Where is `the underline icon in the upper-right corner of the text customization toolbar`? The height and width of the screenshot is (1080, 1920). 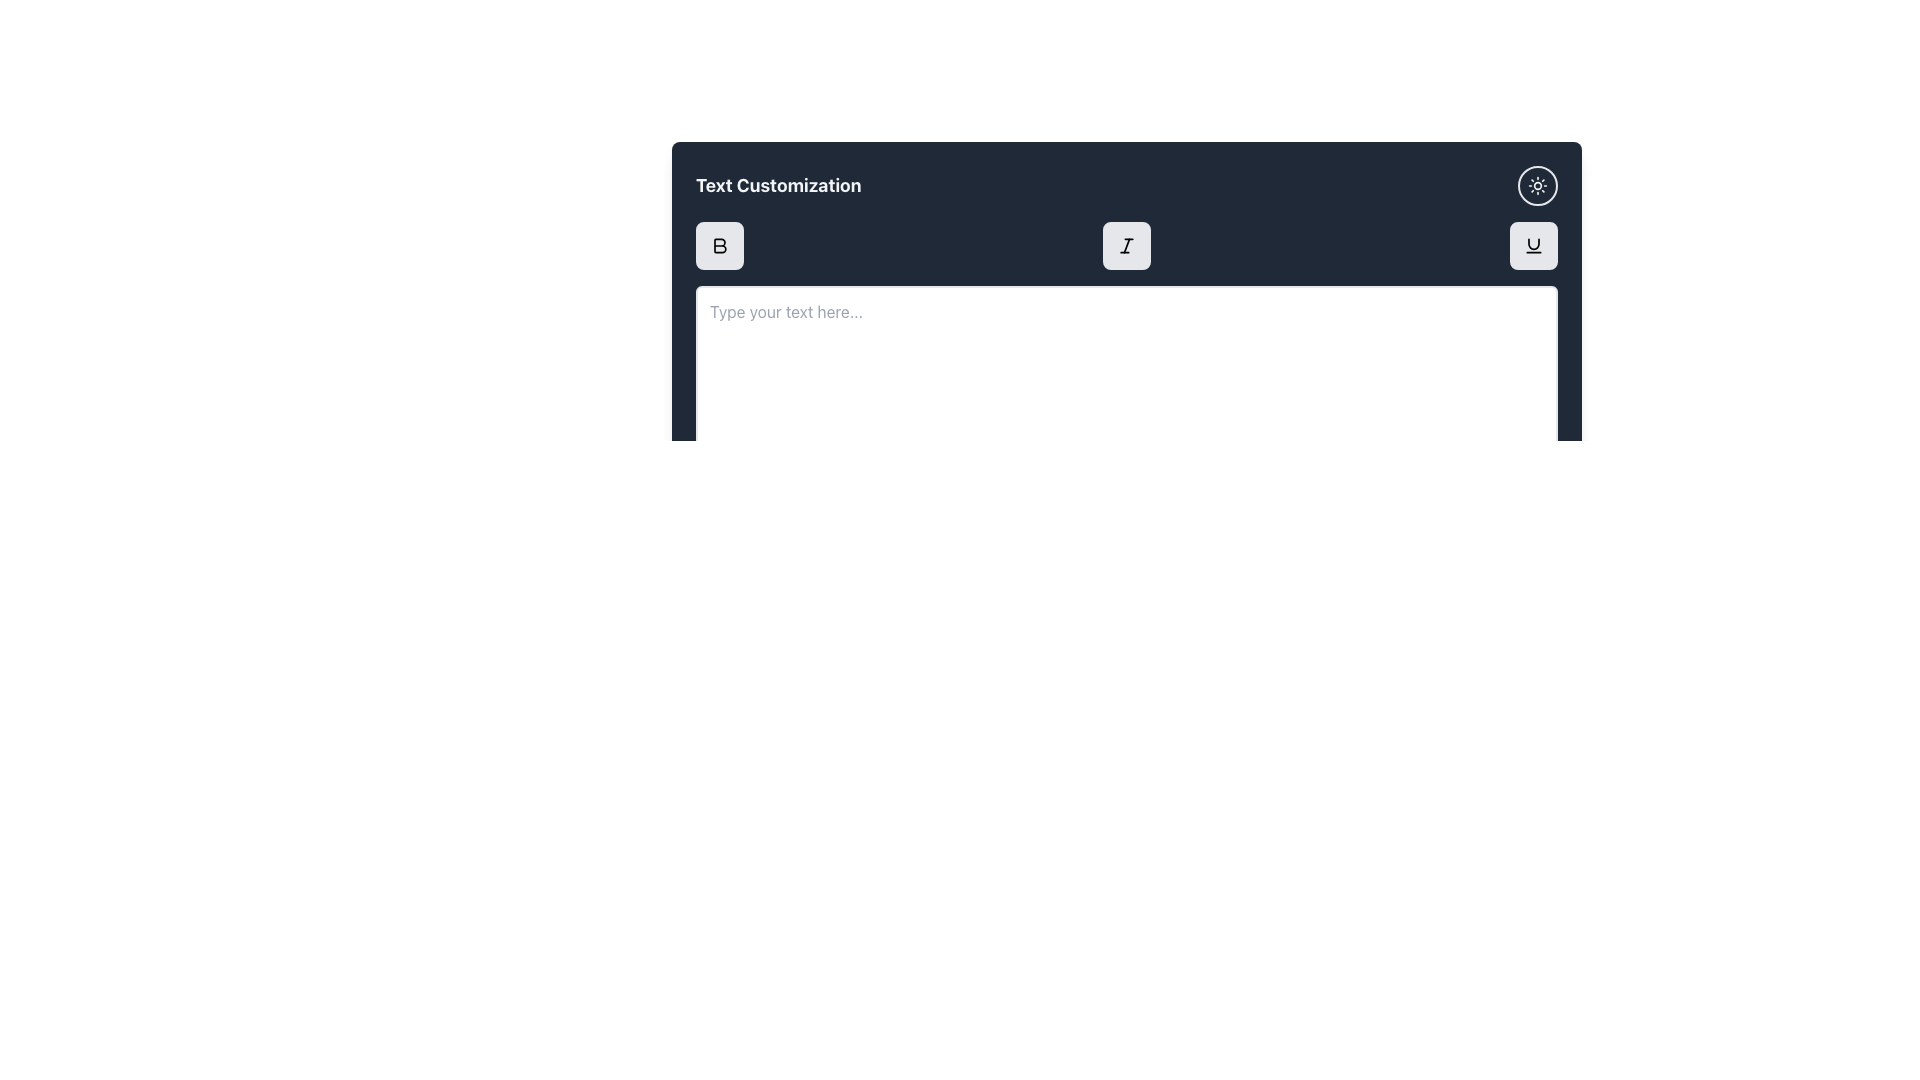 the underline icon in the upper-right corner of the text customization toolbar is located at coordinates (1533, 245).